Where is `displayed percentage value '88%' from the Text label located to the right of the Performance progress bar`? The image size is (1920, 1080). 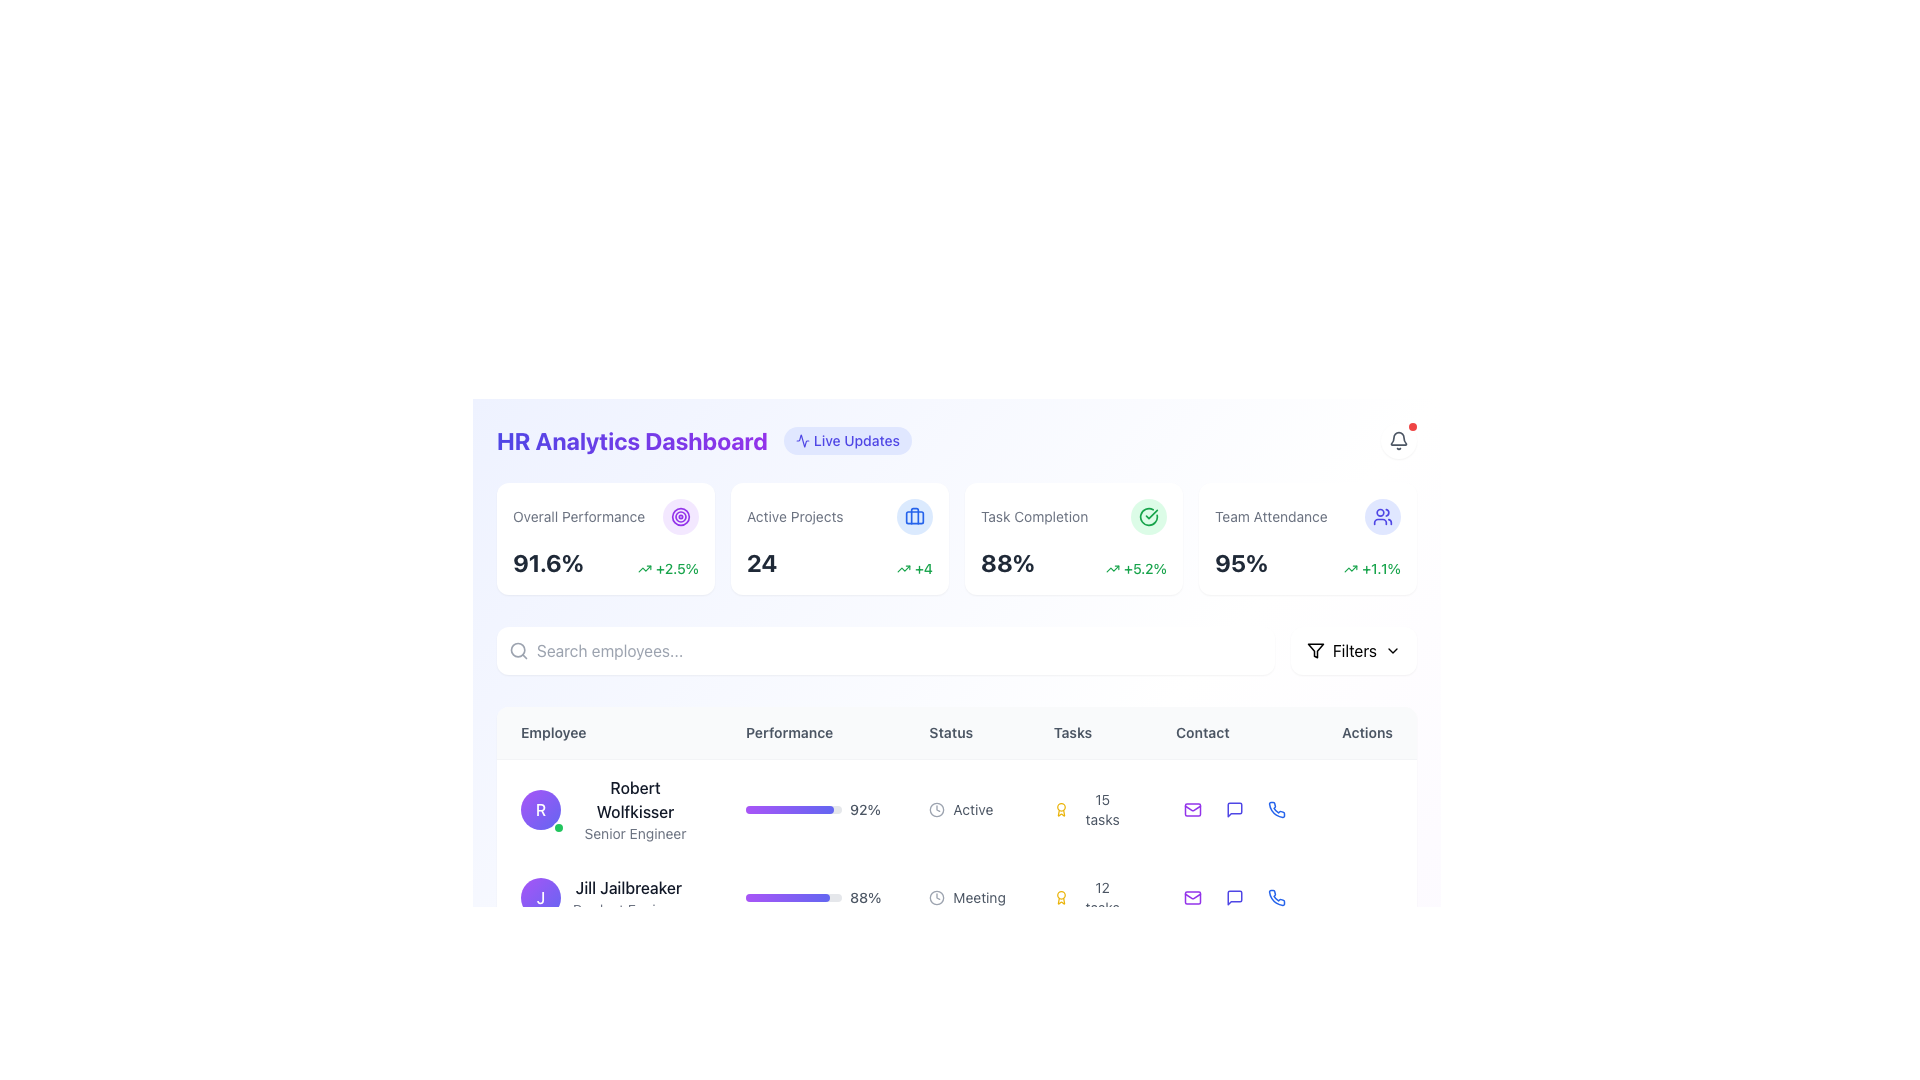
displayed percentage value '88%' from the Text label located to the right of the Performance progress bar is located at coordinates (865, 897).